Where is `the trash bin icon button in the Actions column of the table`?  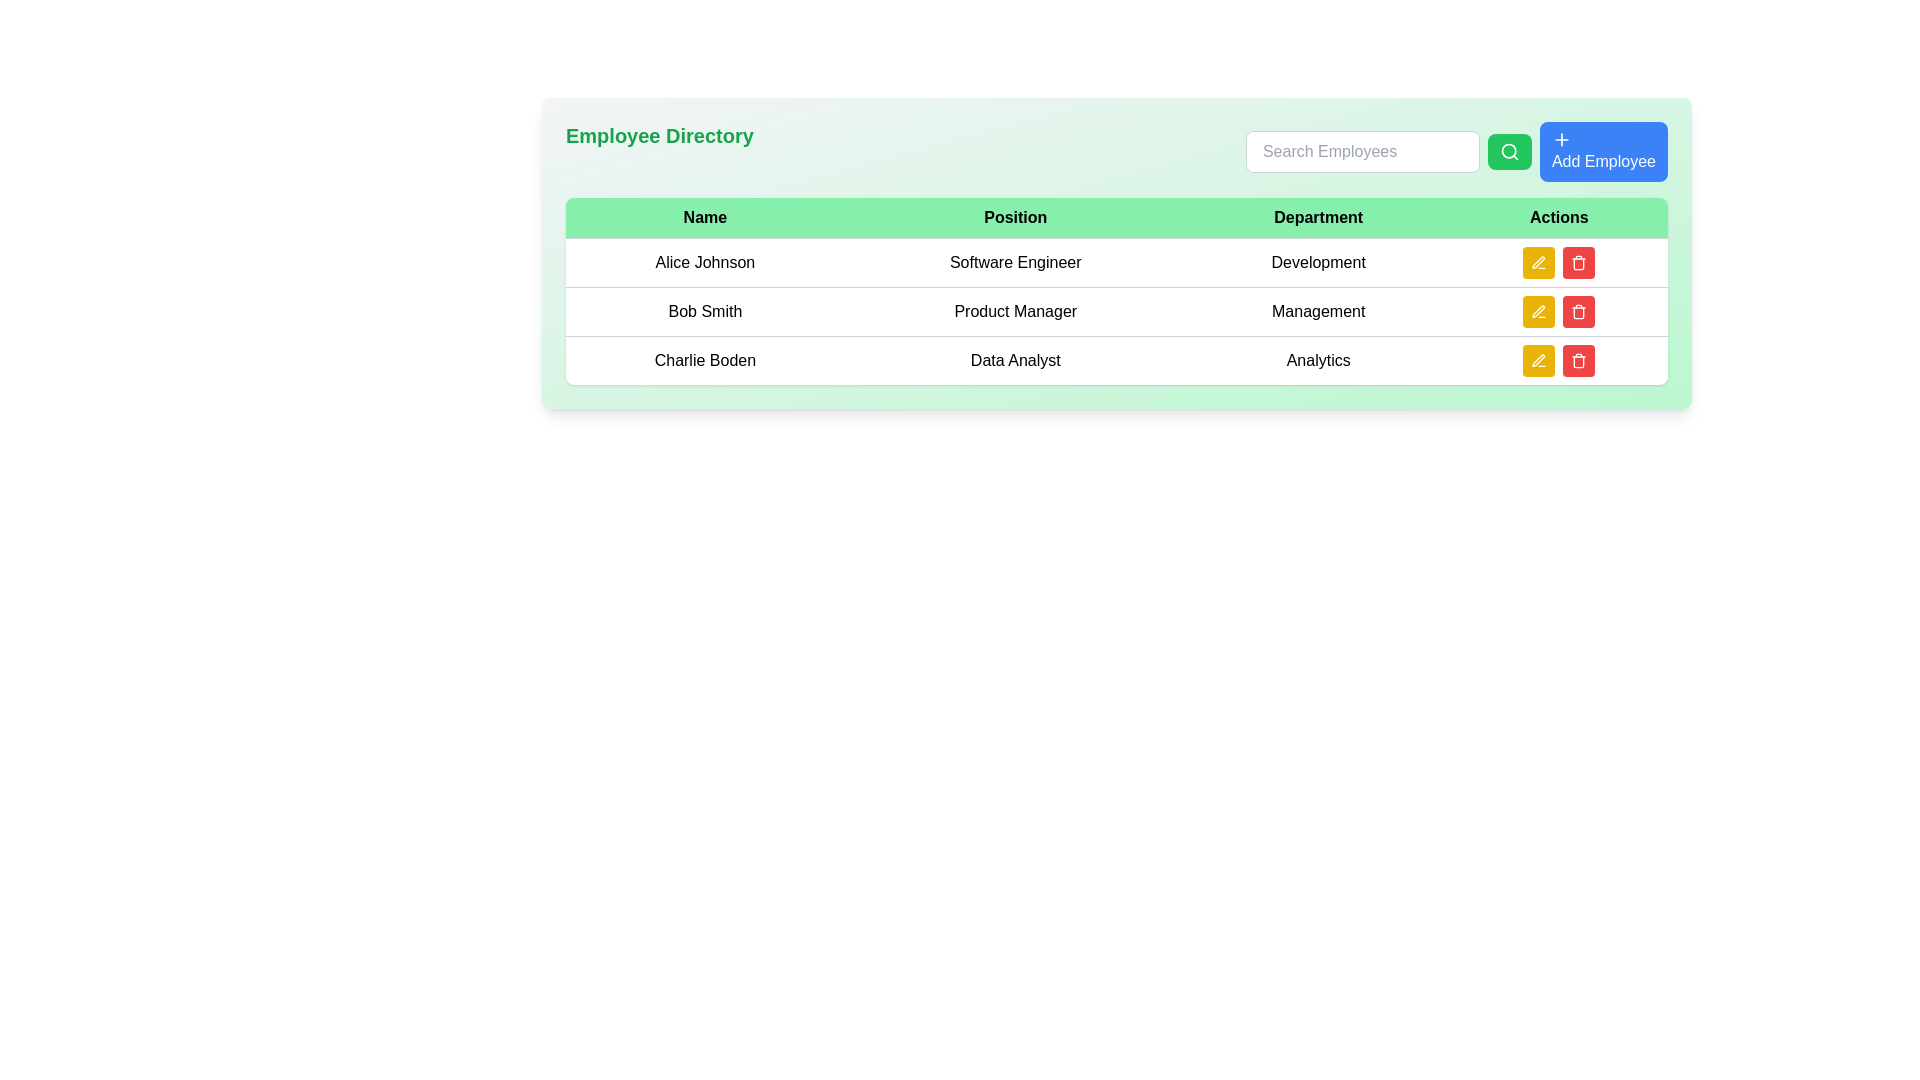
the trash bin icon button in the Actions column of the table is located at coordinates (1578, 361).